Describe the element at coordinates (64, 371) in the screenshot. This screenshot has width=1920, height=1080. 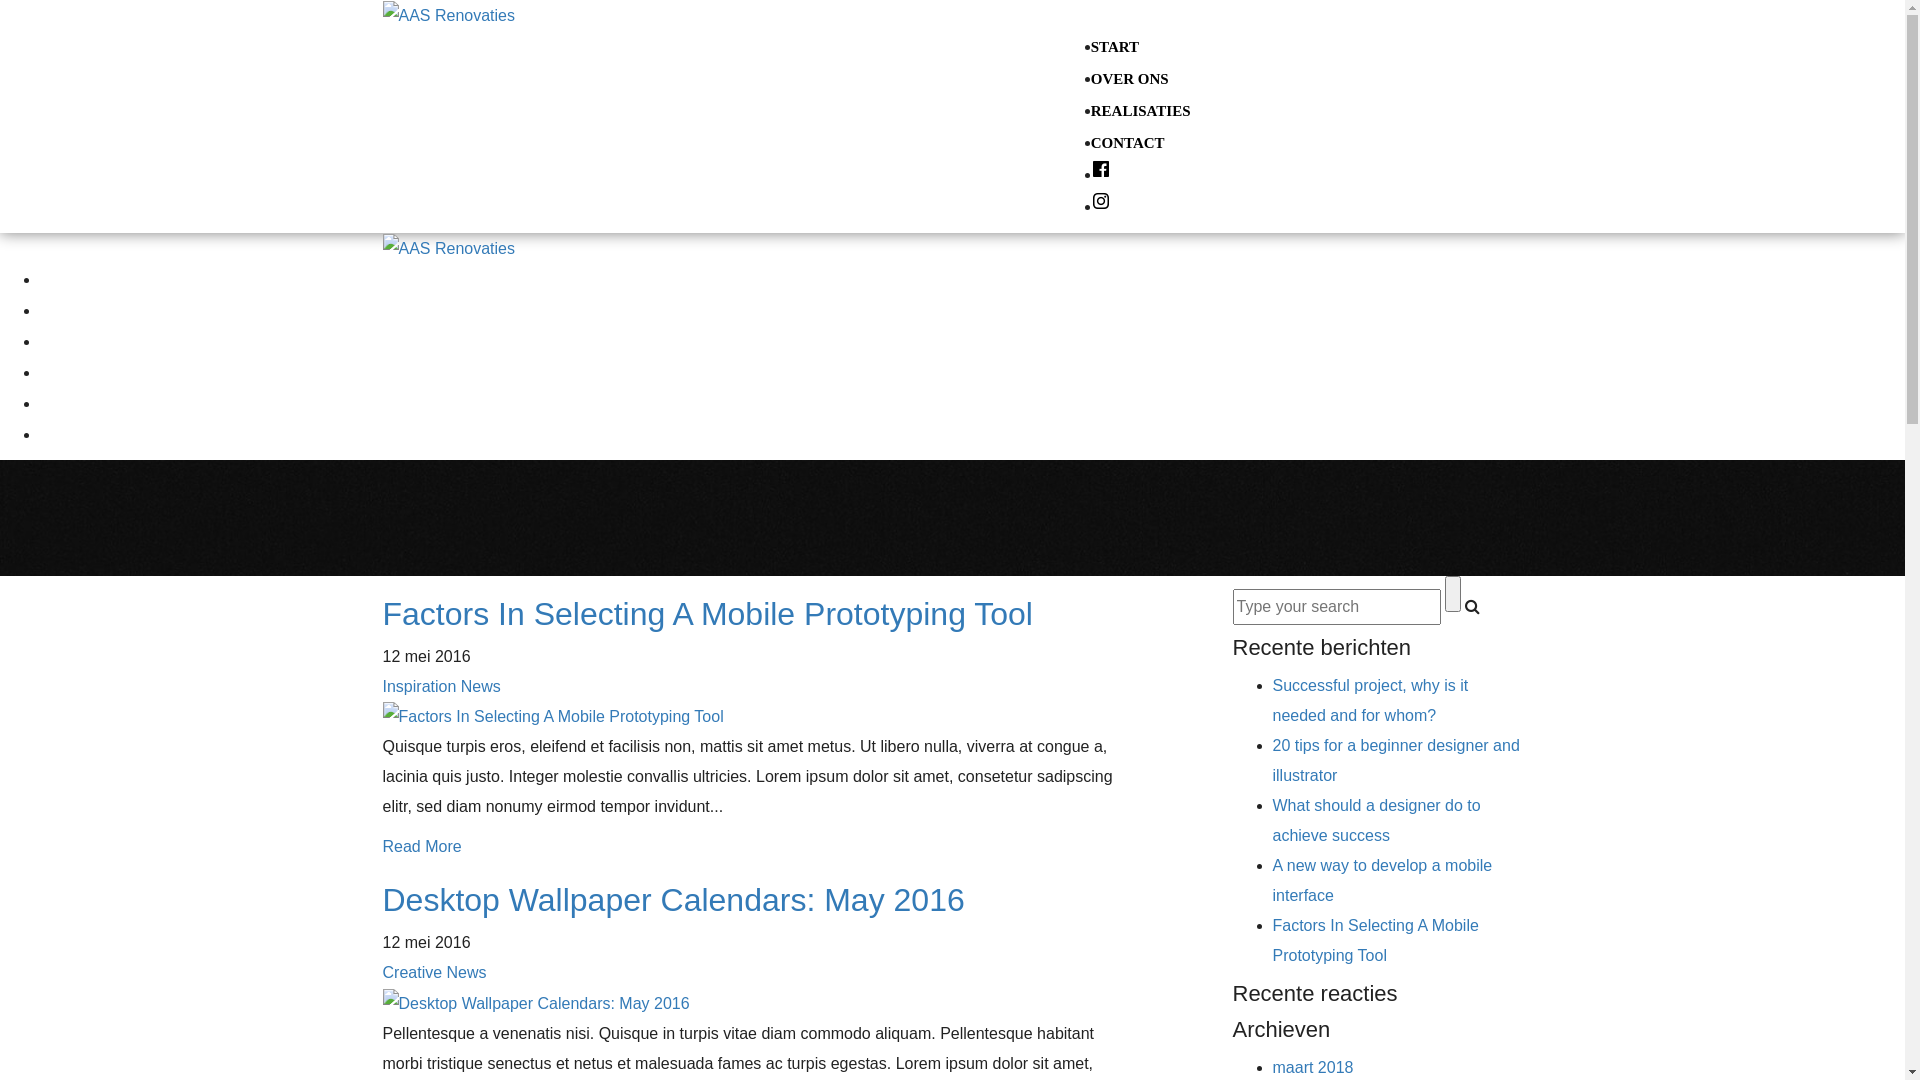
I see `'Contact'` at that location.